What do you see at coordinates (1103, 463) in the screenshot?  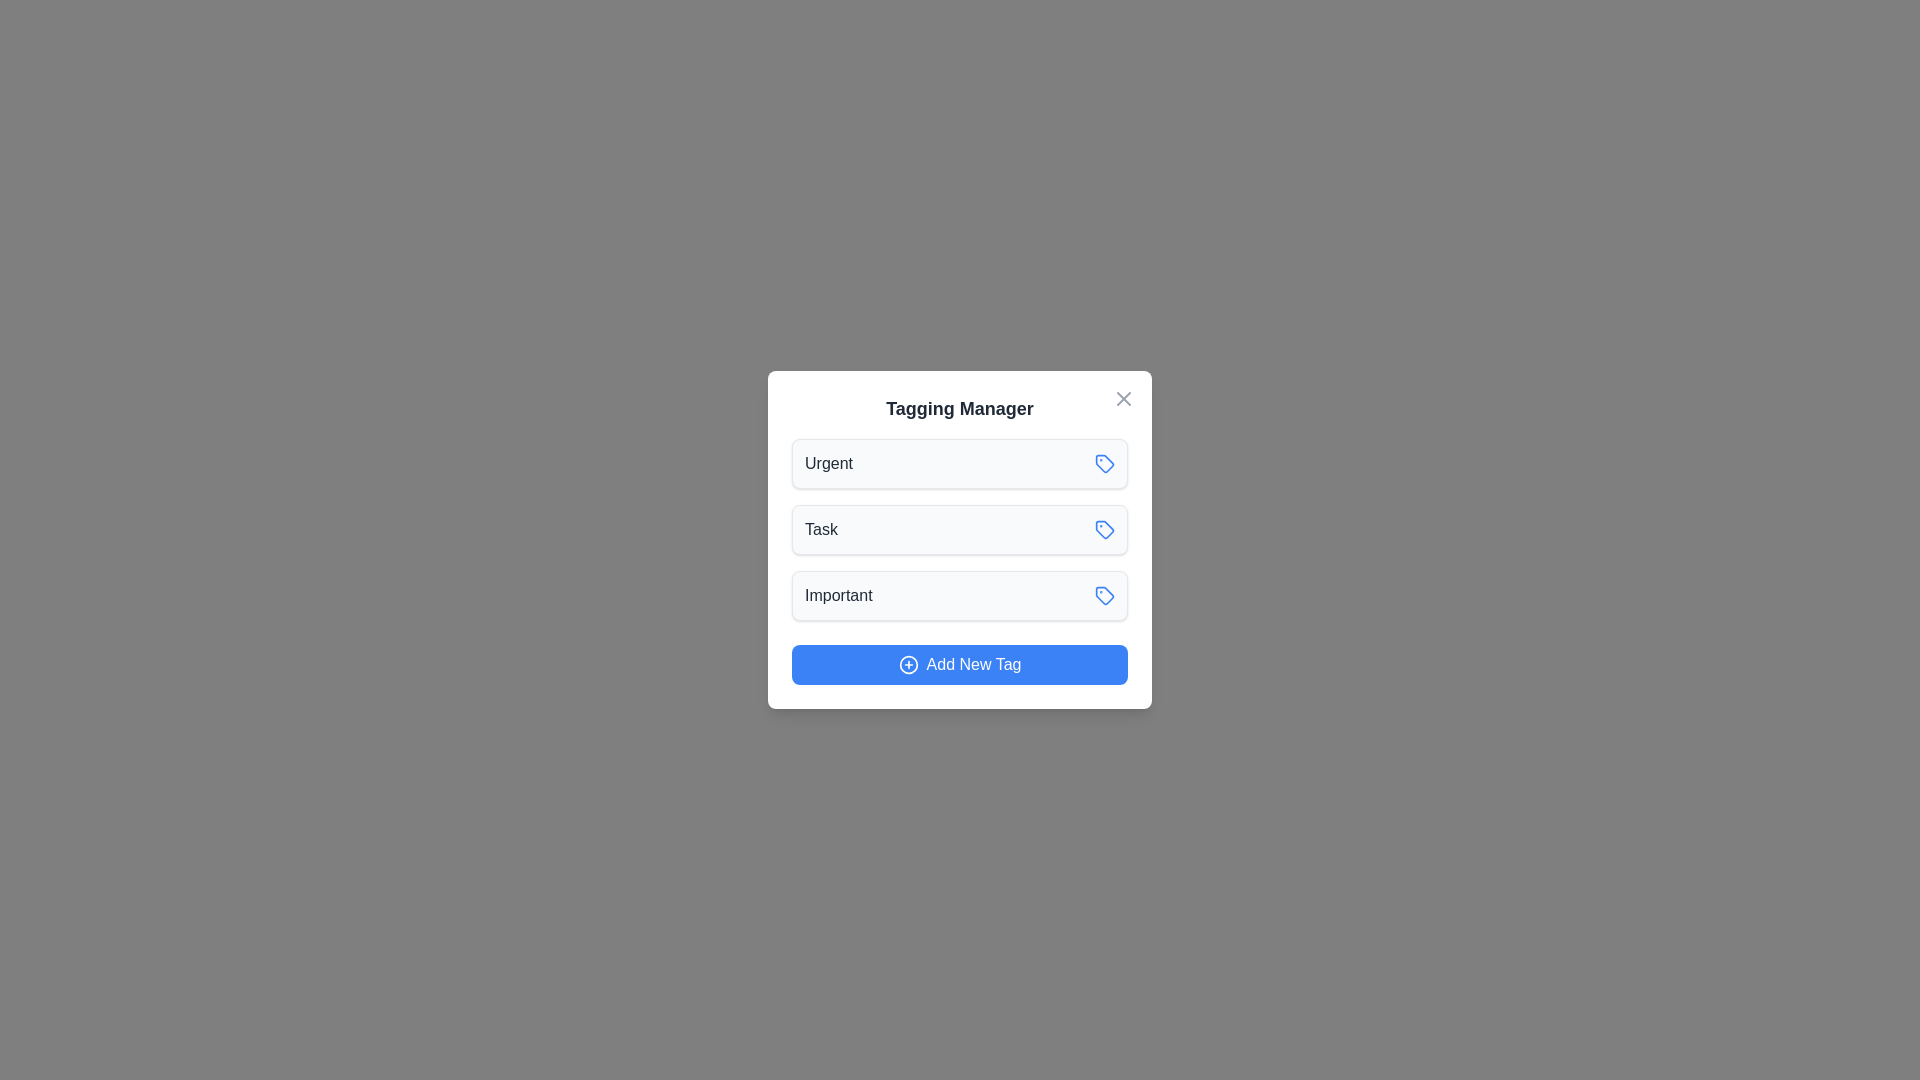 I see `the tag icon corresponding to Urgent to view its details` at bounding box center [1103, 463].